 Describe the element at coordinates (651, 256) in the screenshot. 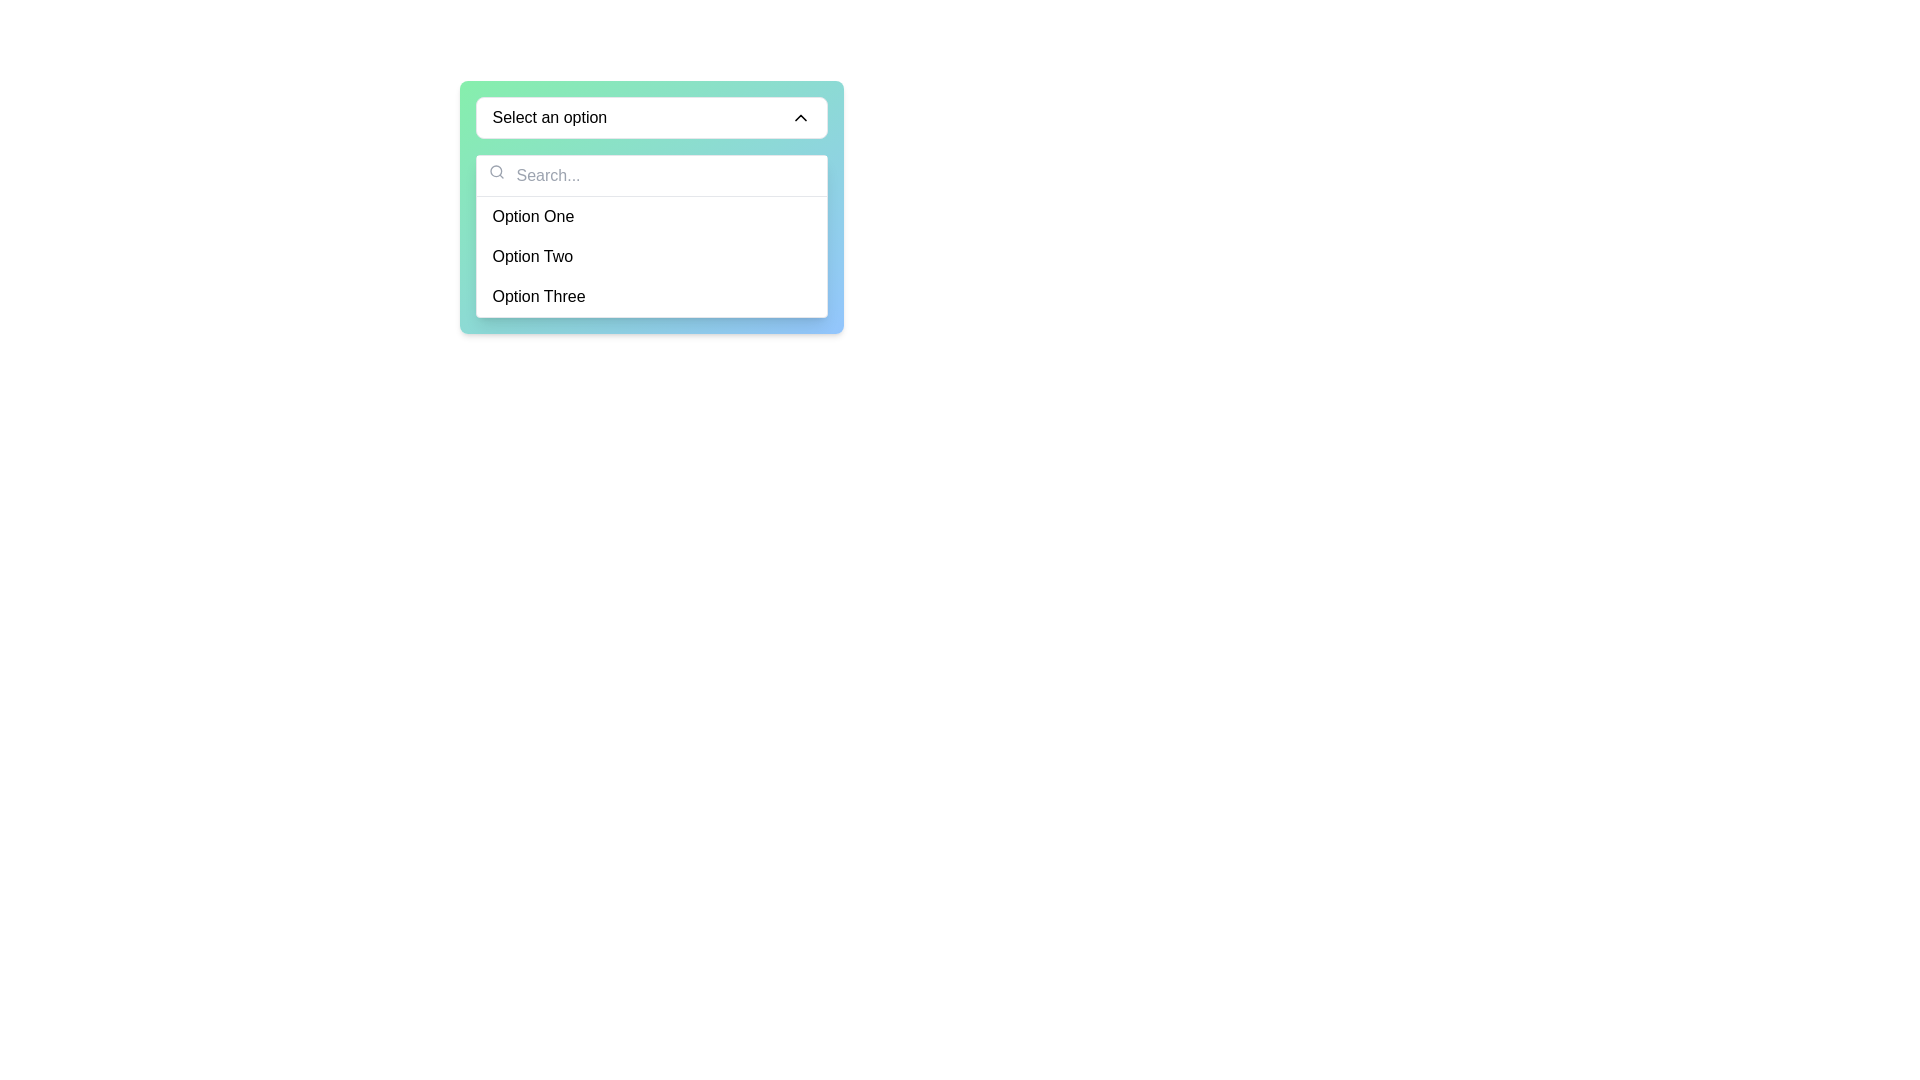

I see `the second option labeled 'Option Two' in the dropdown menu` at that location.